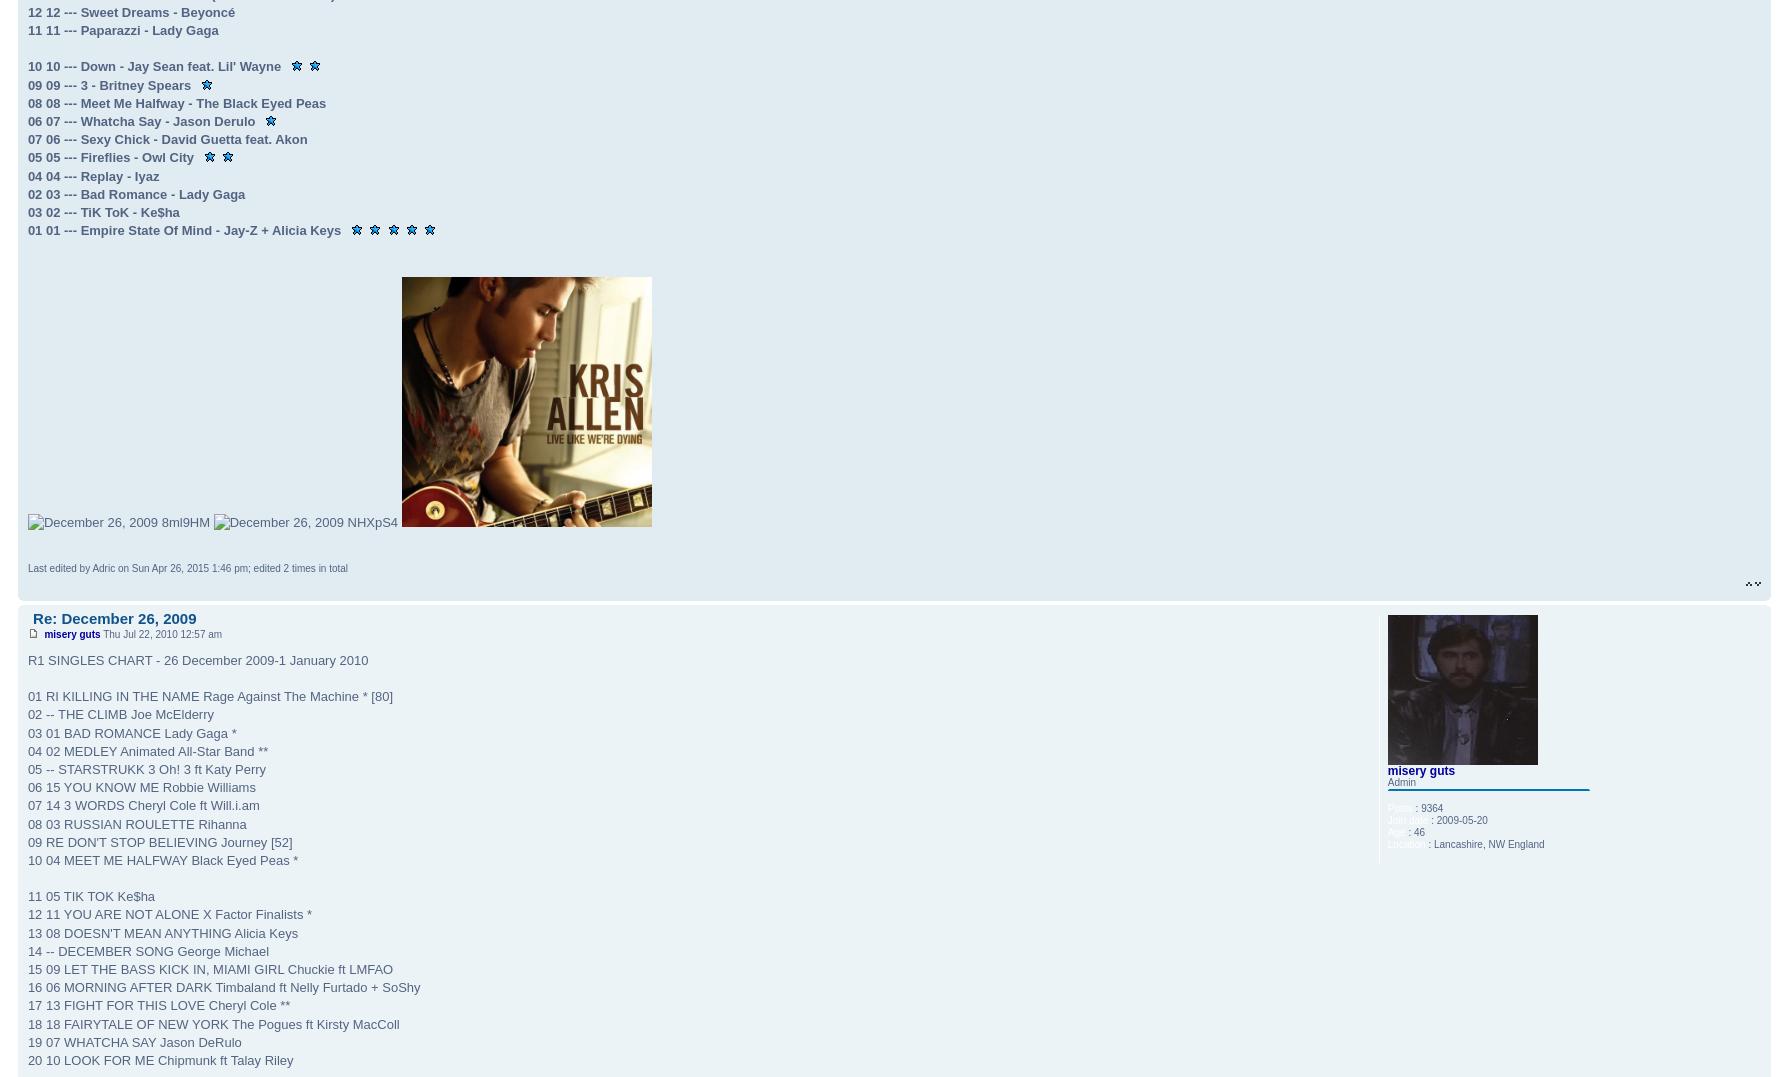 The width and height of the screenshot is (1789, 1077). What do you see at coordinates (131, 732) in the screenshot?
I see `'03 01 BAD ROMANCE Lady Gaga *'` at bounding box center [131, 732].